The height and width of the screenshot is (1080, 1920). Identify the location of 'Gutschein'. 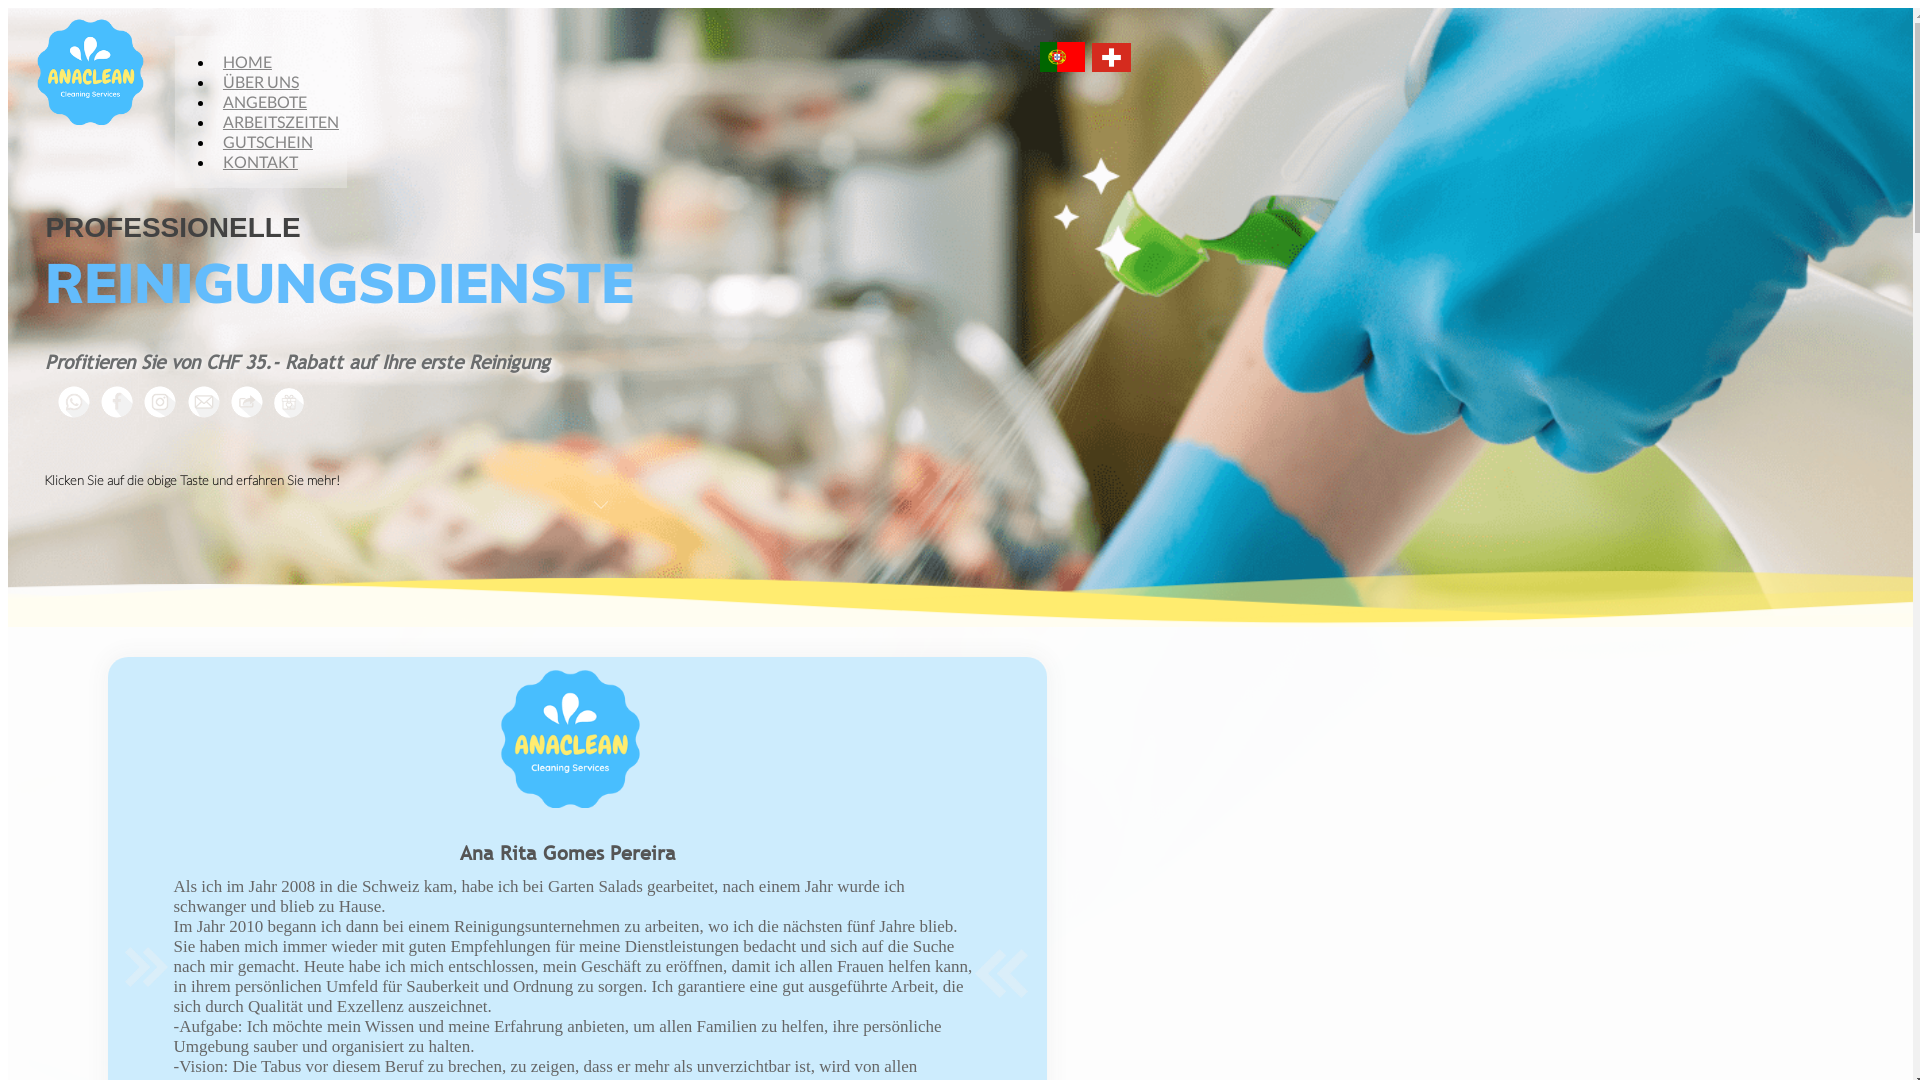
(287, 402).